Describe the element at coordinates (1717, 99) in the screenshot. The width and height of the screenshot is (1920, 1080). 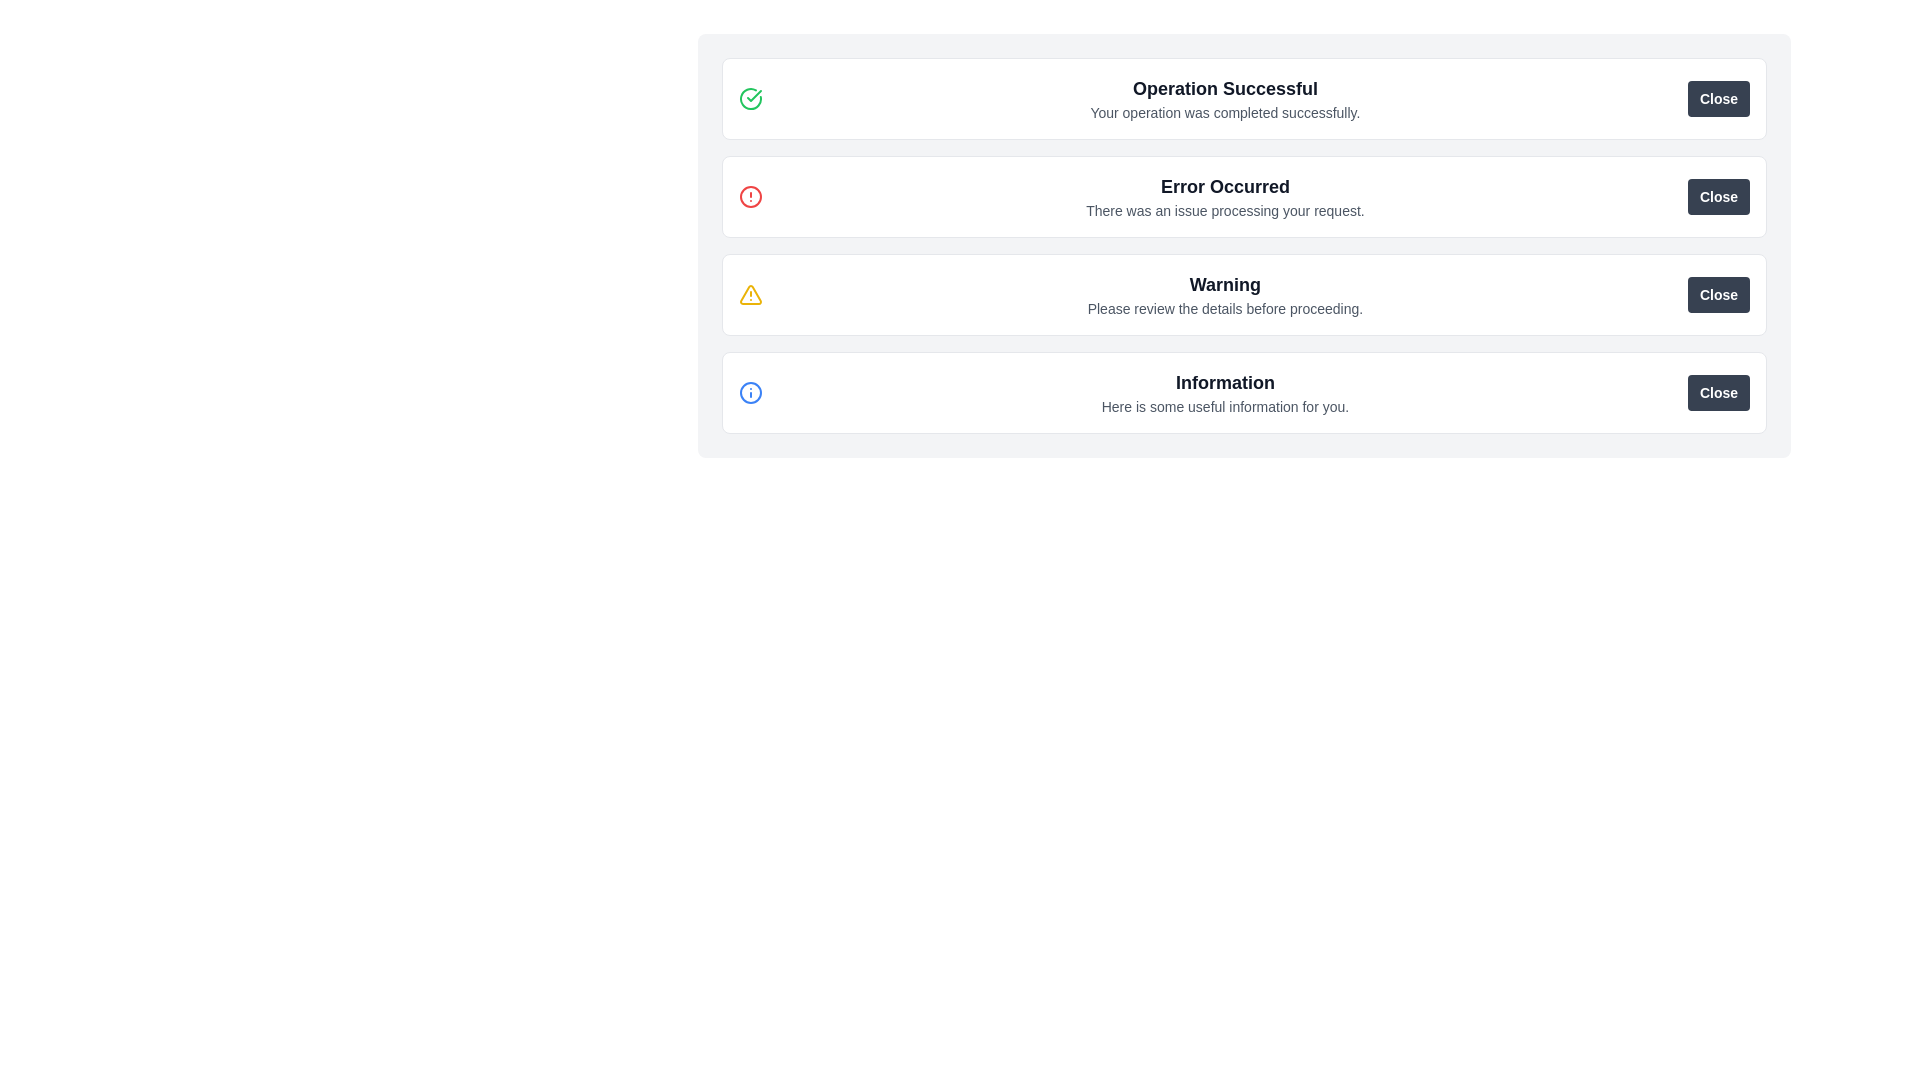
I see `the 'Close' button, which is a rectangular button with a dark gray background and white text, located on the far right of the notice box titled 'Operation Successful'` at that location.